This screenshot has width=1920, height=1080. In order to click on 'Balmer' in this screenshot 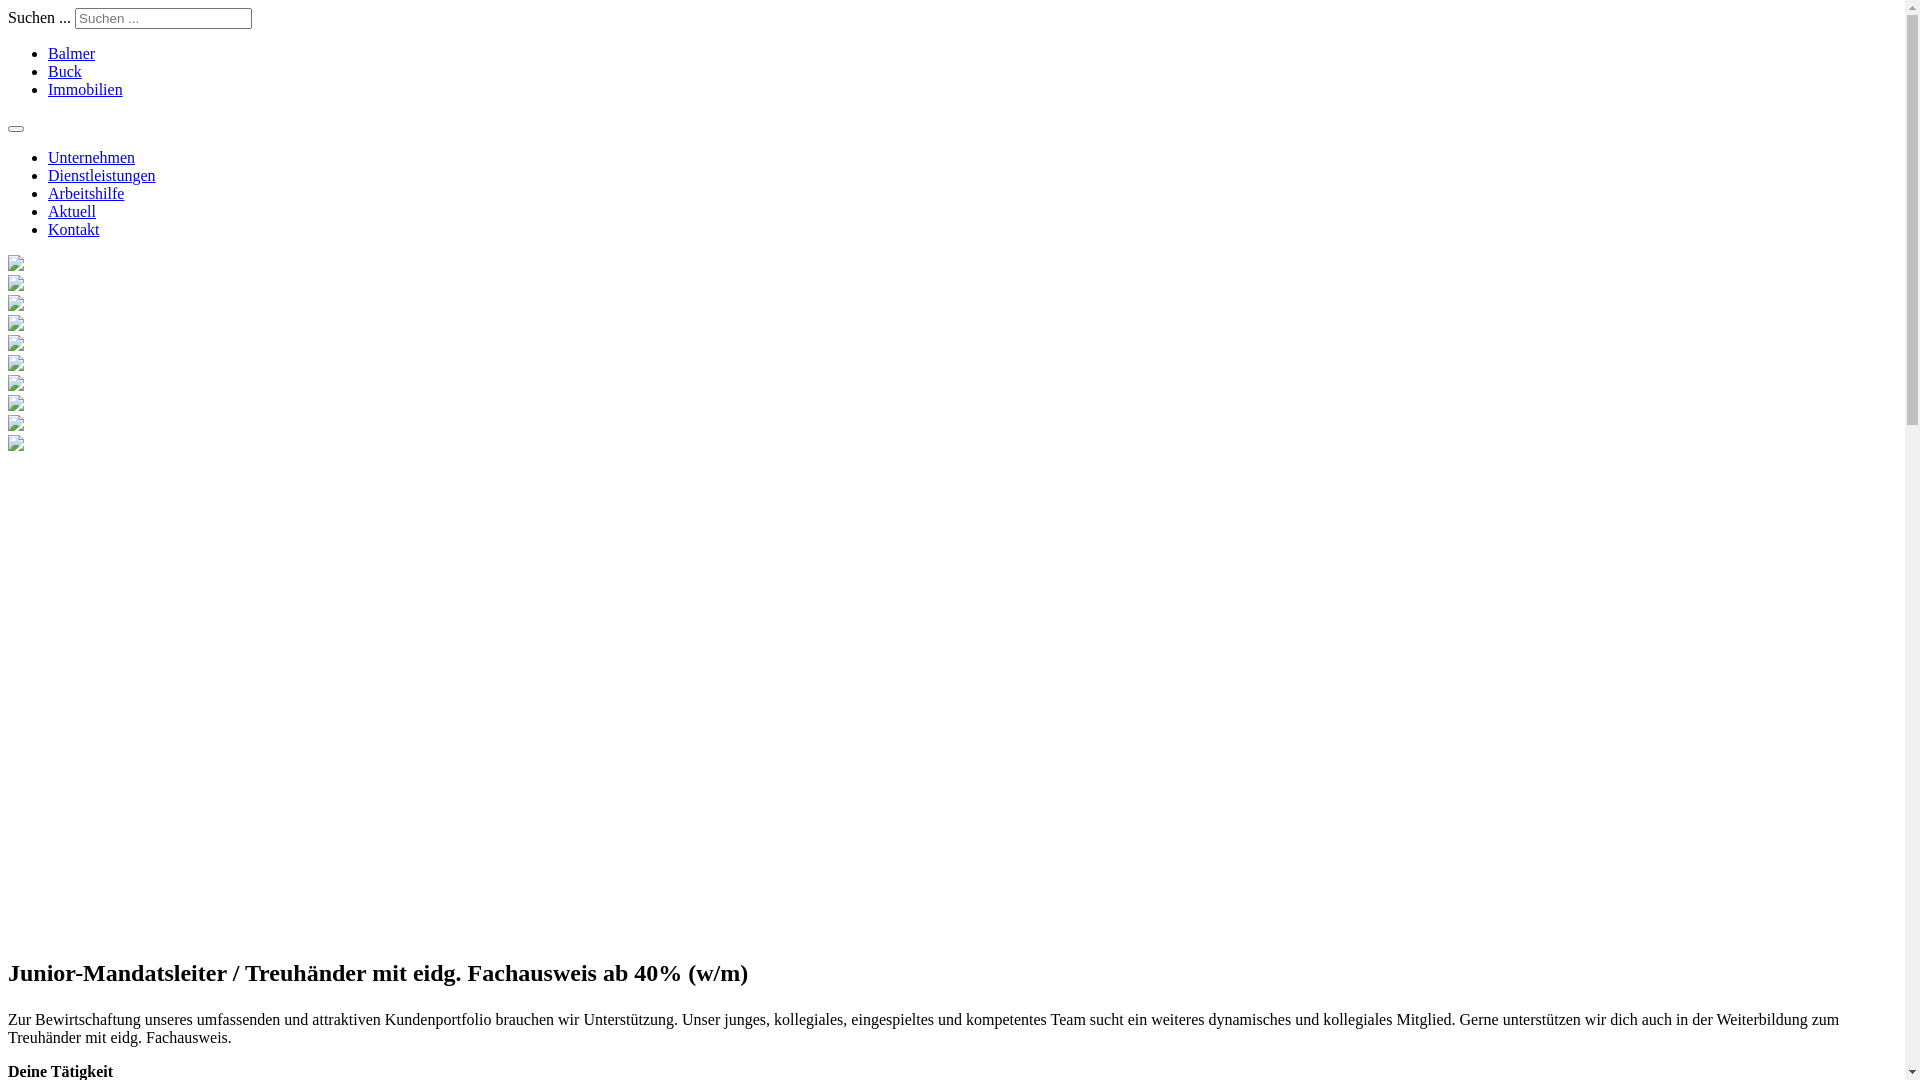, I will do `click(48, 52)`.